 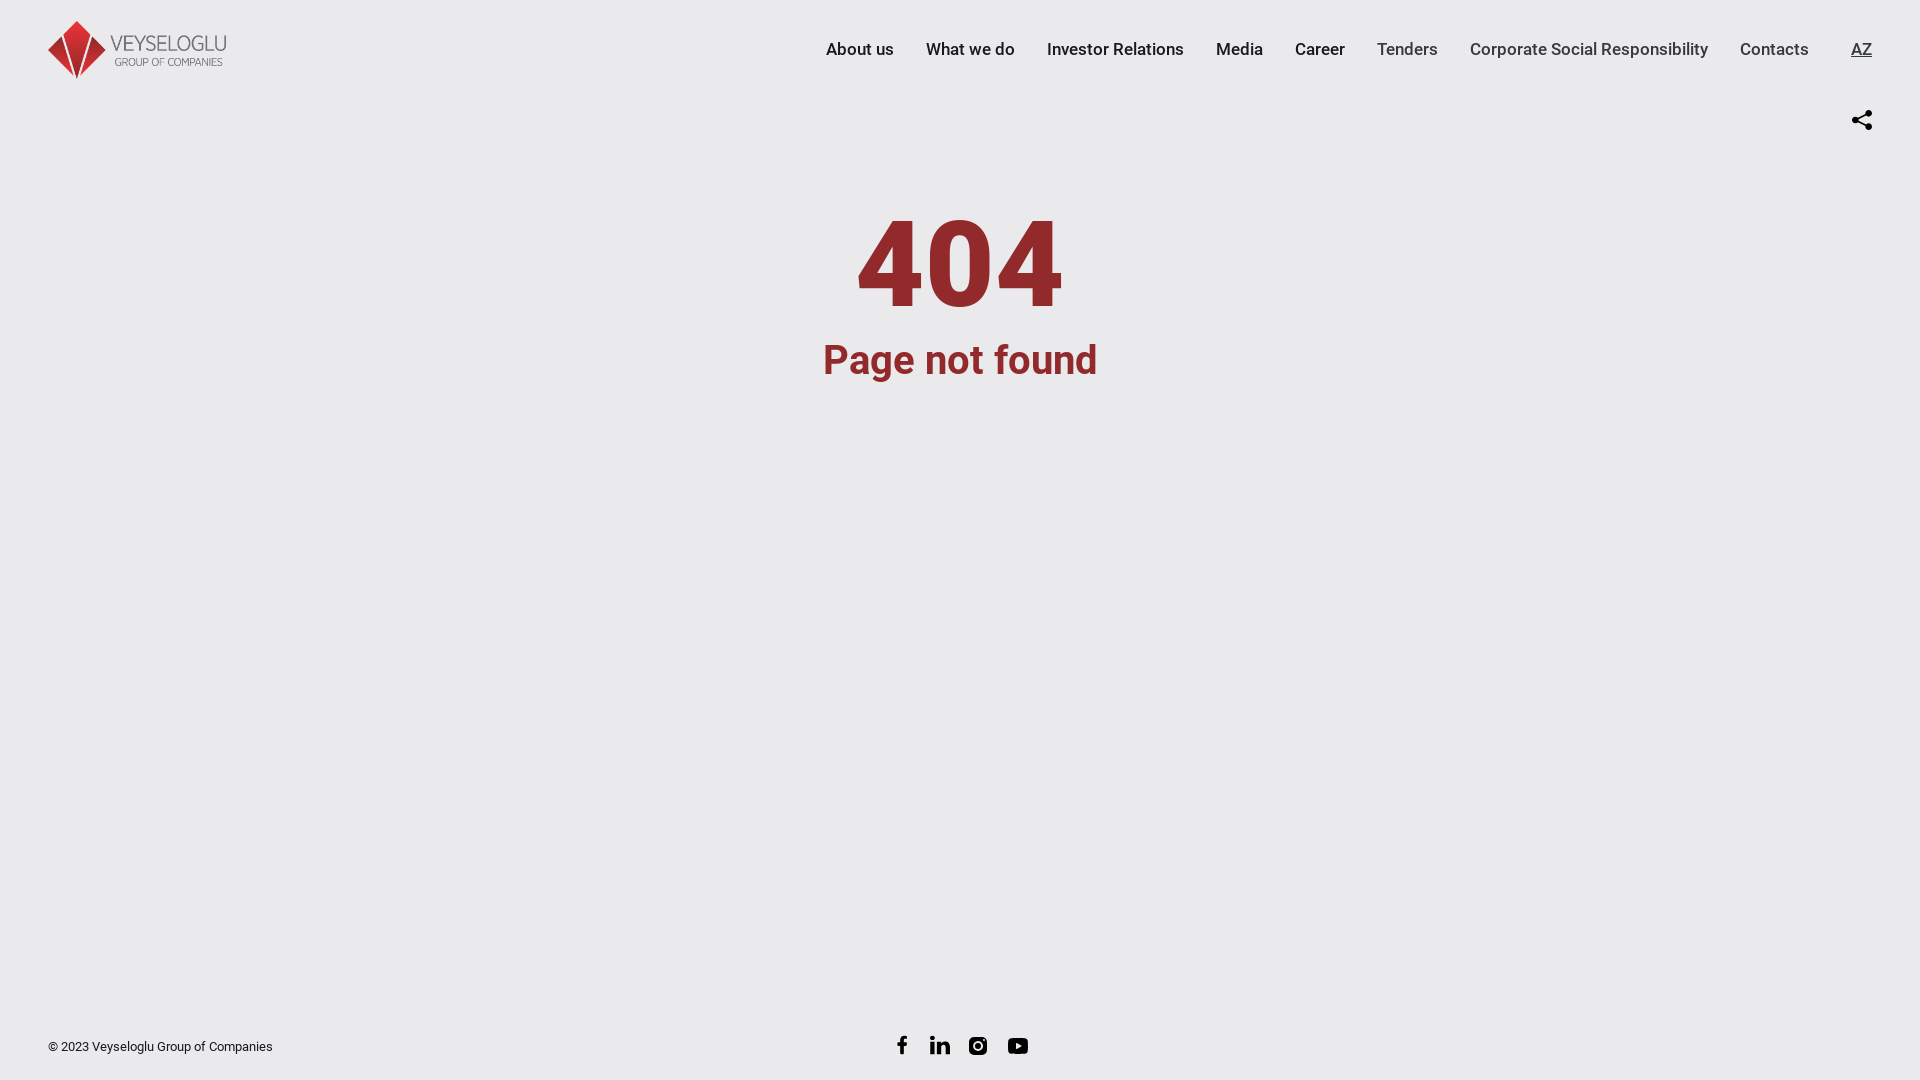 What do you see at coordinates (1114, 48) in the screenshot?
I see `'Investor Relations'` at bounding box center [1114, 48].